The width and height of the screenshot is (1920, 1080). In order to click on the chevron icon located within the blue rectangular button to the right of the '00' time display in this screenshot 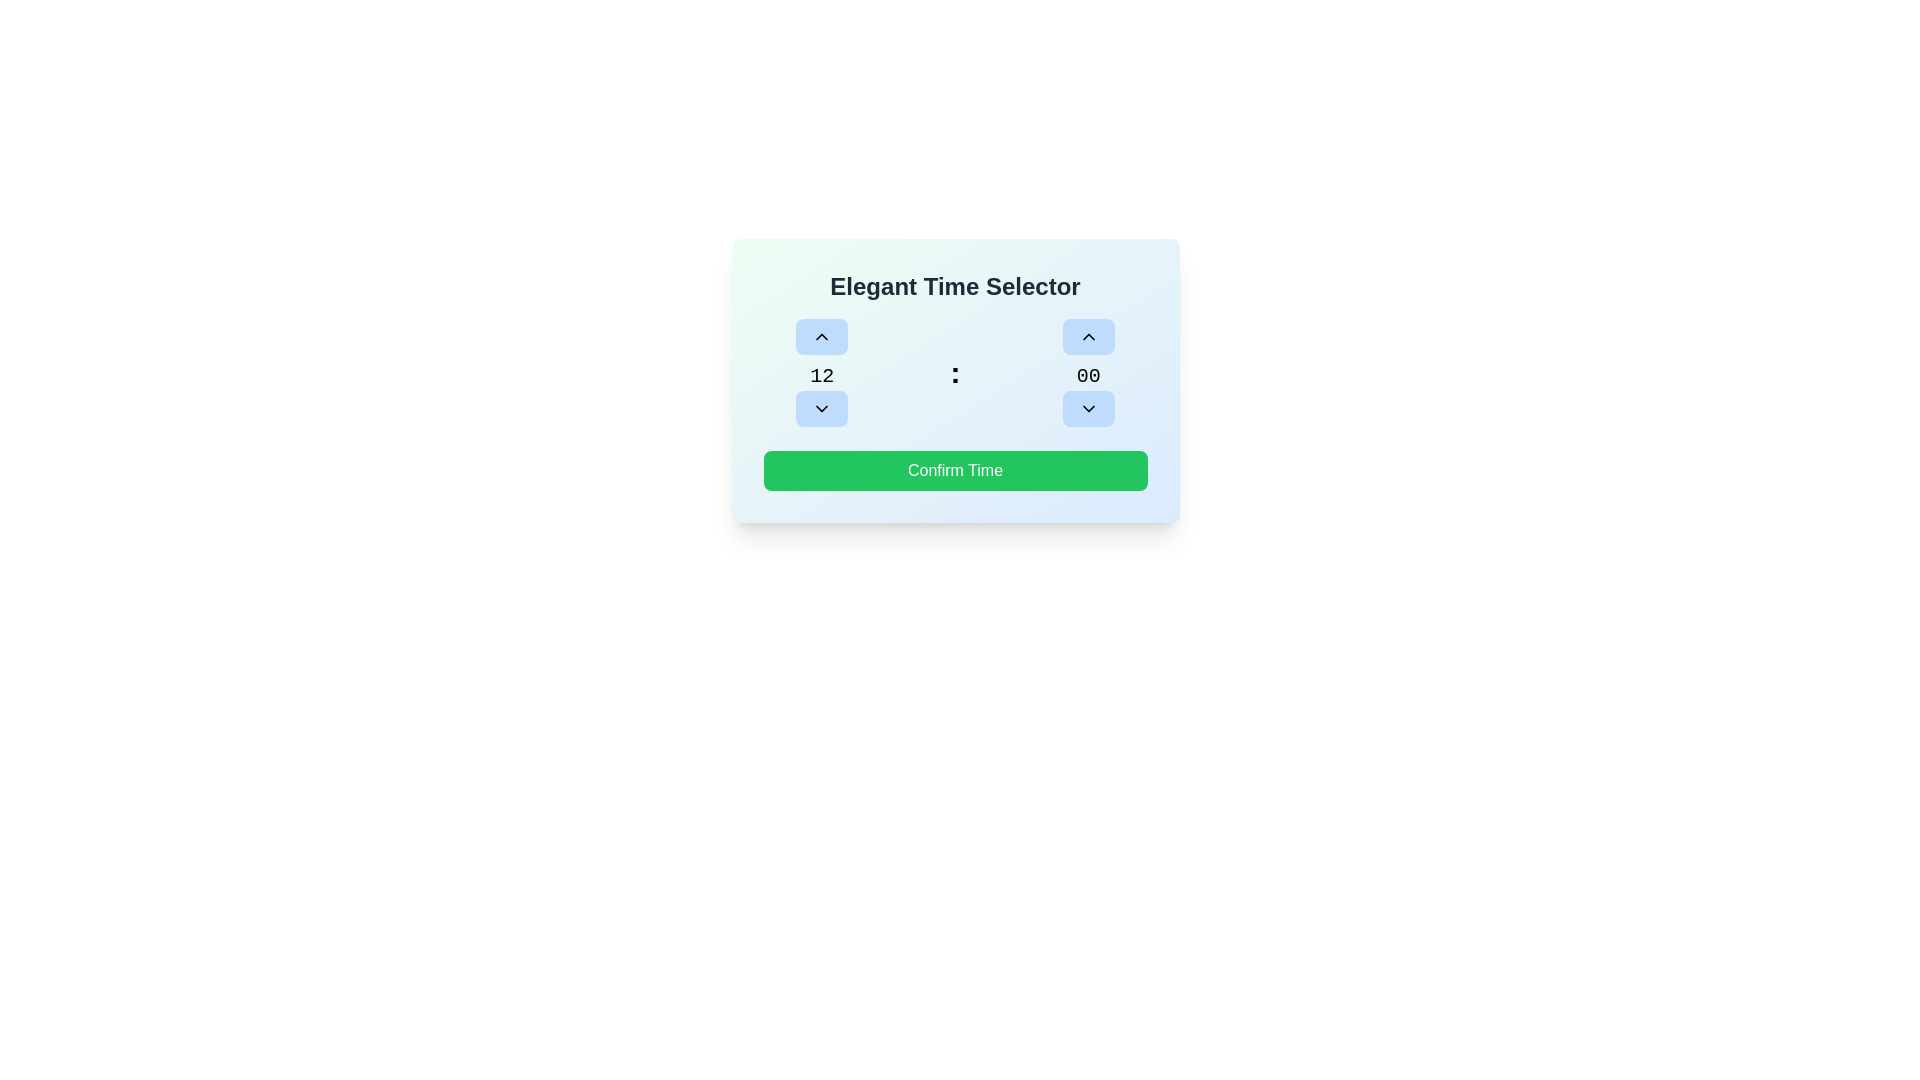, I will do `click(1087, 407)`.